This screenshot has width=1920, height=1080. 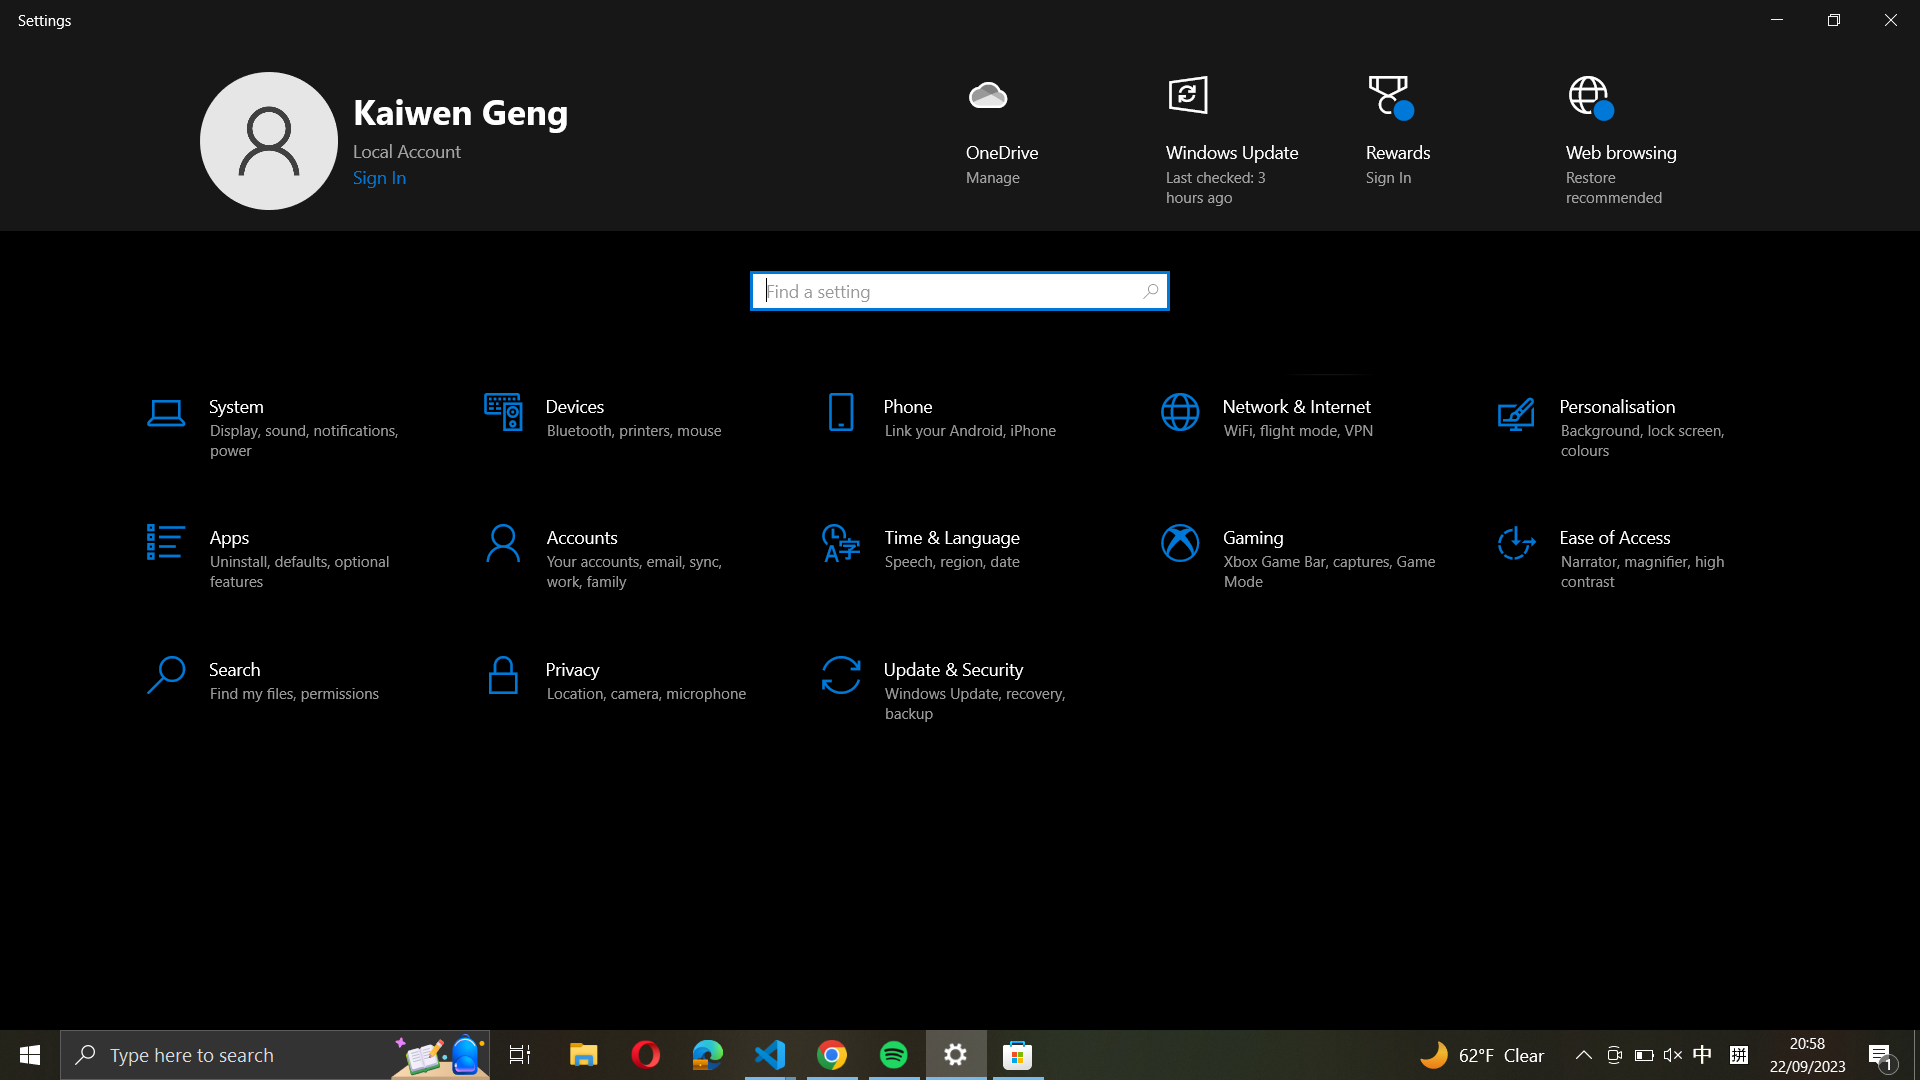 What do you see at coordinates (958, 289) in the screenshot?
I see `Use the search function to access "Lock screen settings" in the settings menu` at bounding box center [958, 289].